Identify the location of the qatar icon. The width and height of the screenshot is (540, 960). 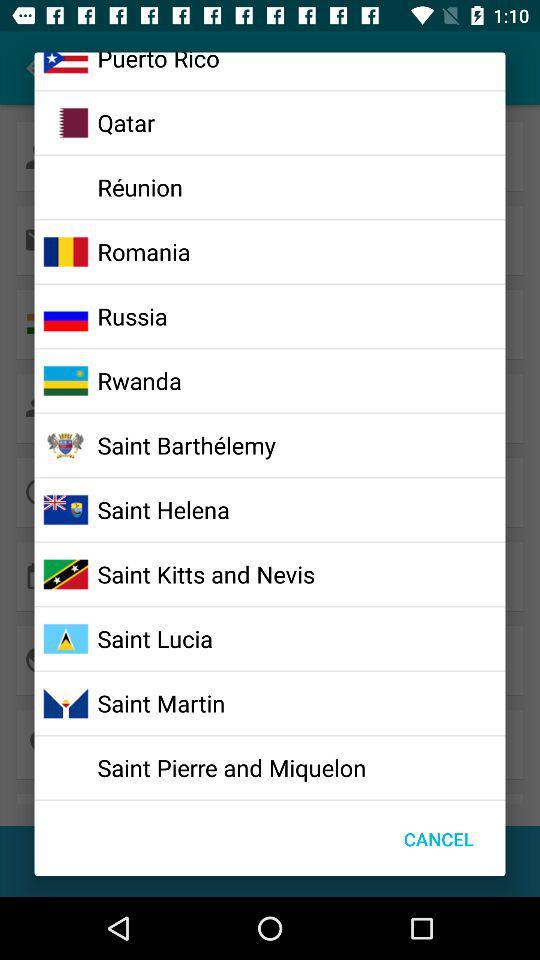
(126, 121).